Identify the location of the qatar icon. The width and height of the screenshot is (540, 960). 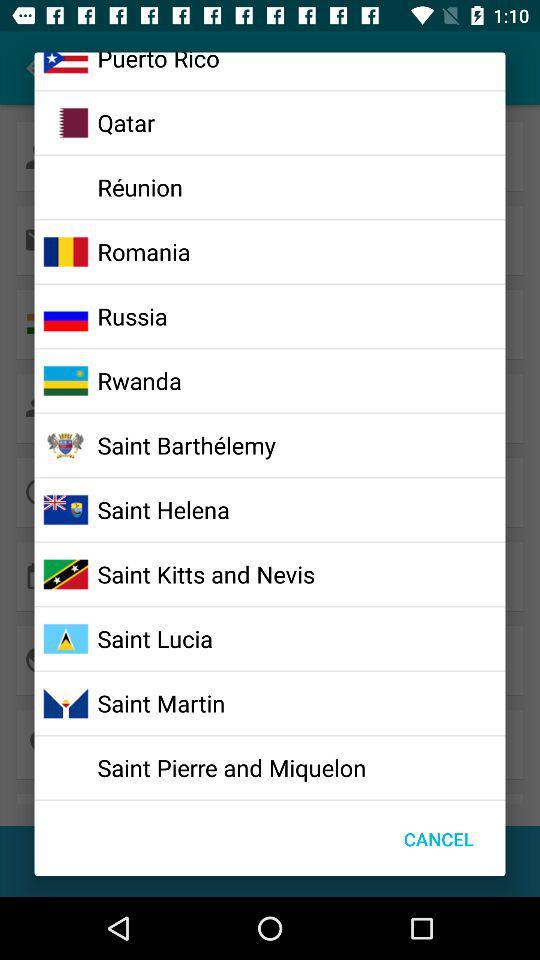
(126, 121).